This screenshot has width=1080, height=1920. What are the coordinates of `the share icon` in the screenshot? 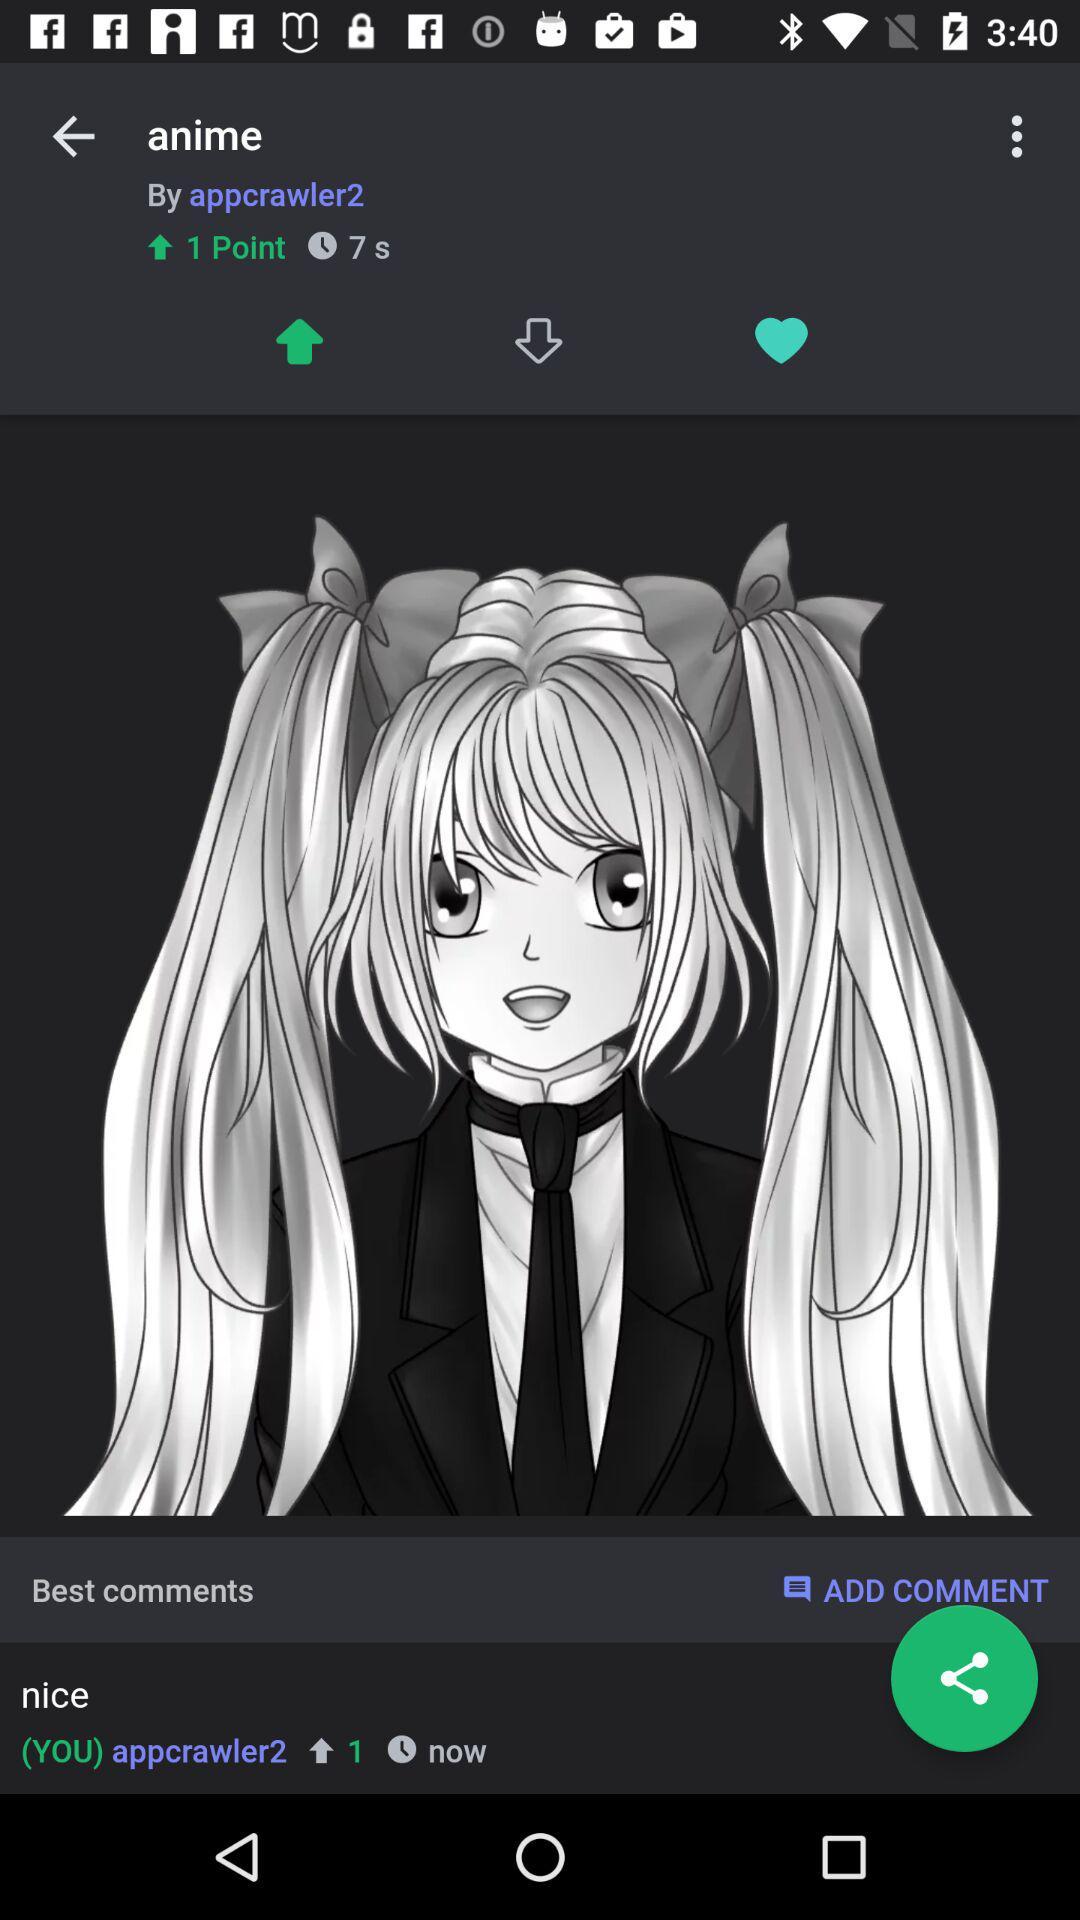 It's located at (963, 1678).